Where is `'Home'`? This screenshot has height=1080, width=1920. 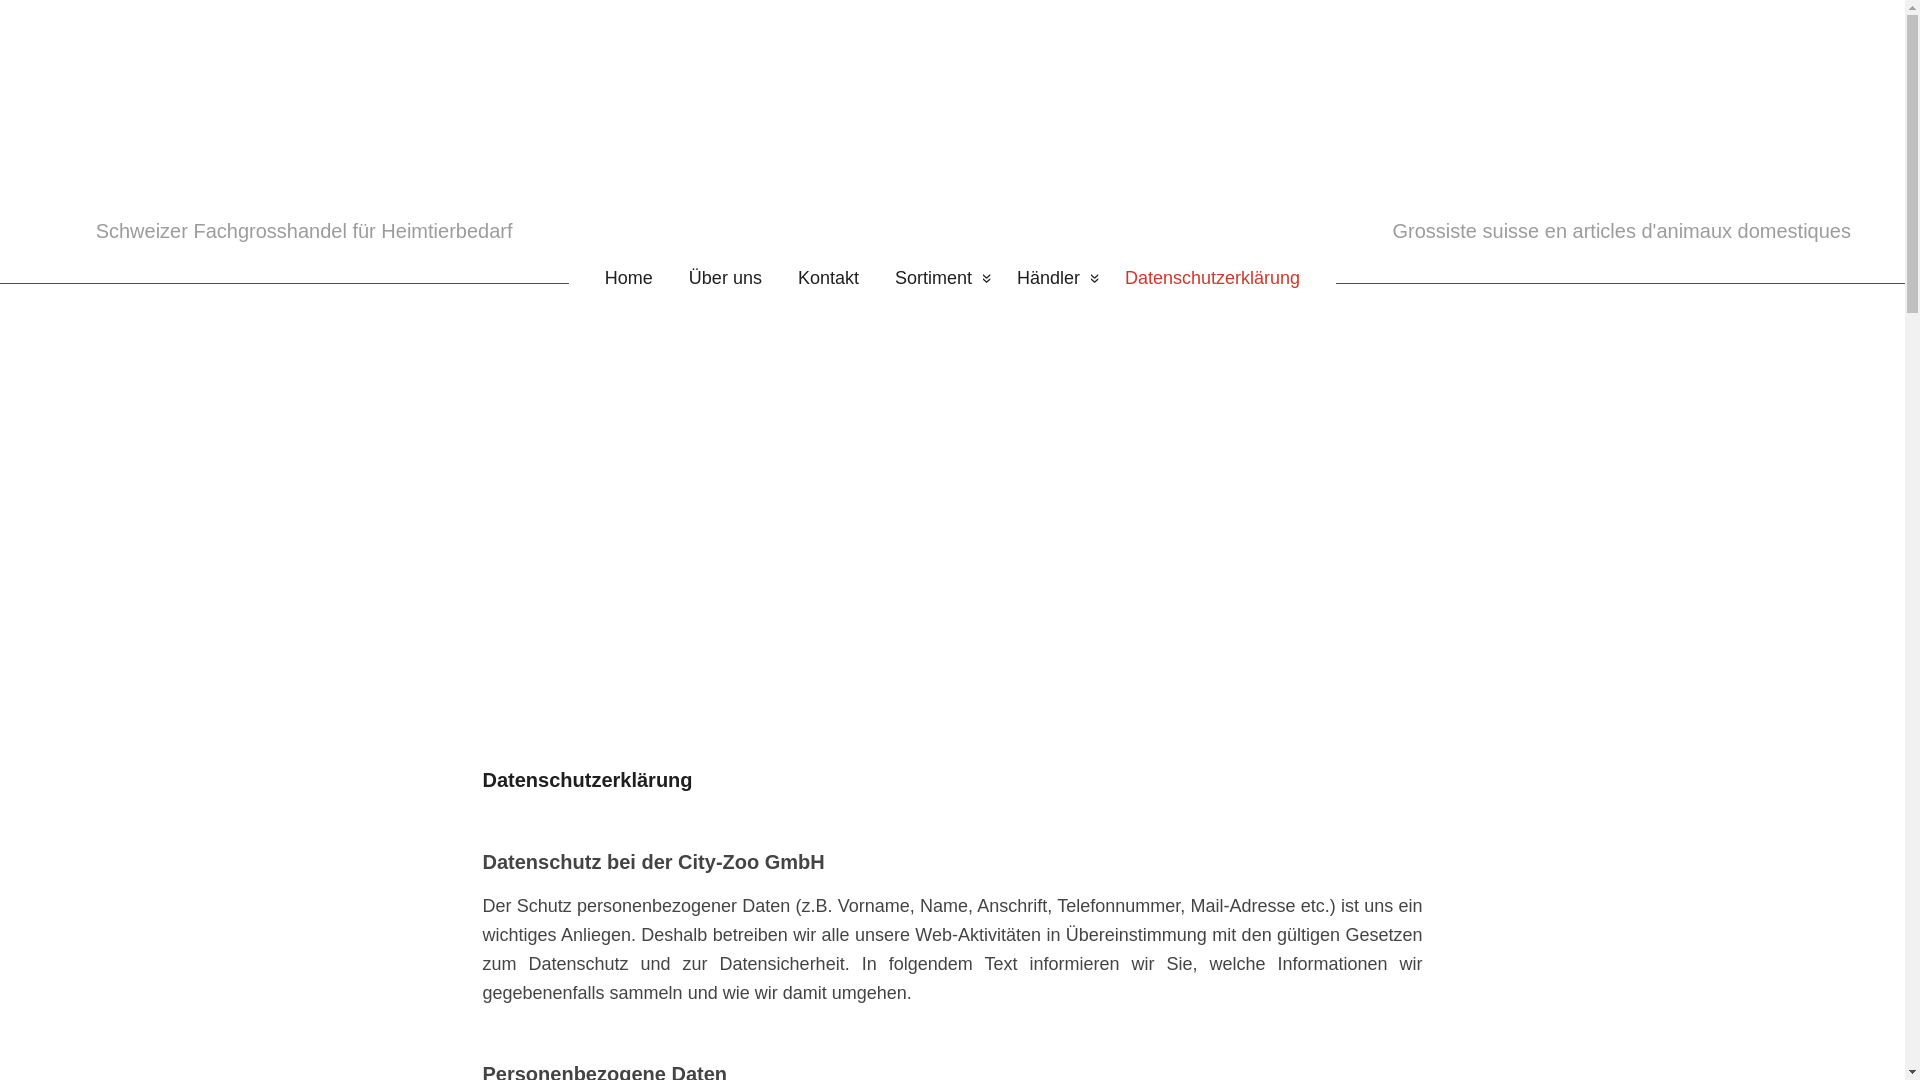
'Home' is located at coordinates (568, 278).